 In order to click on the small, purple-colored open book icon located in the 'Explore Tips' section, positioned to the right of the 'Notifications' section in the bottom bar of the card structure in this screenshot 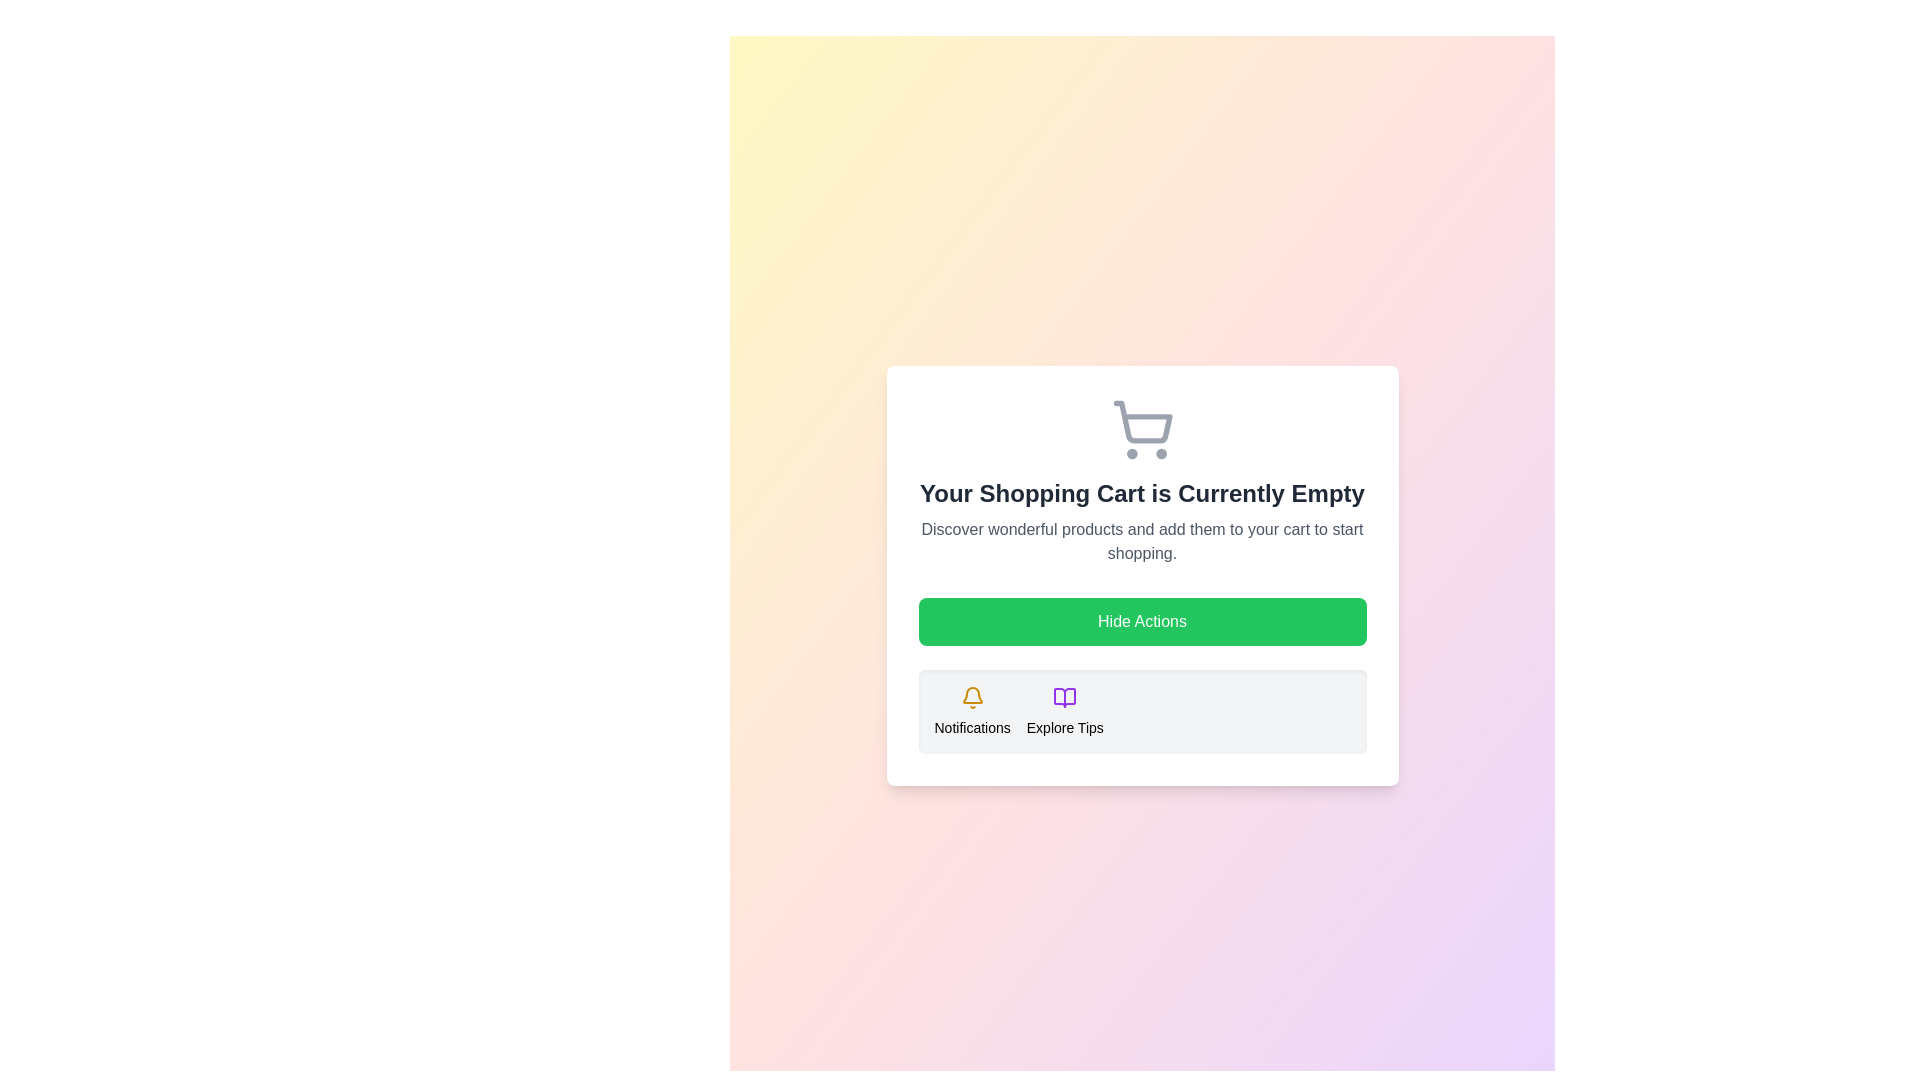, I will do `click(1064, 697)`.